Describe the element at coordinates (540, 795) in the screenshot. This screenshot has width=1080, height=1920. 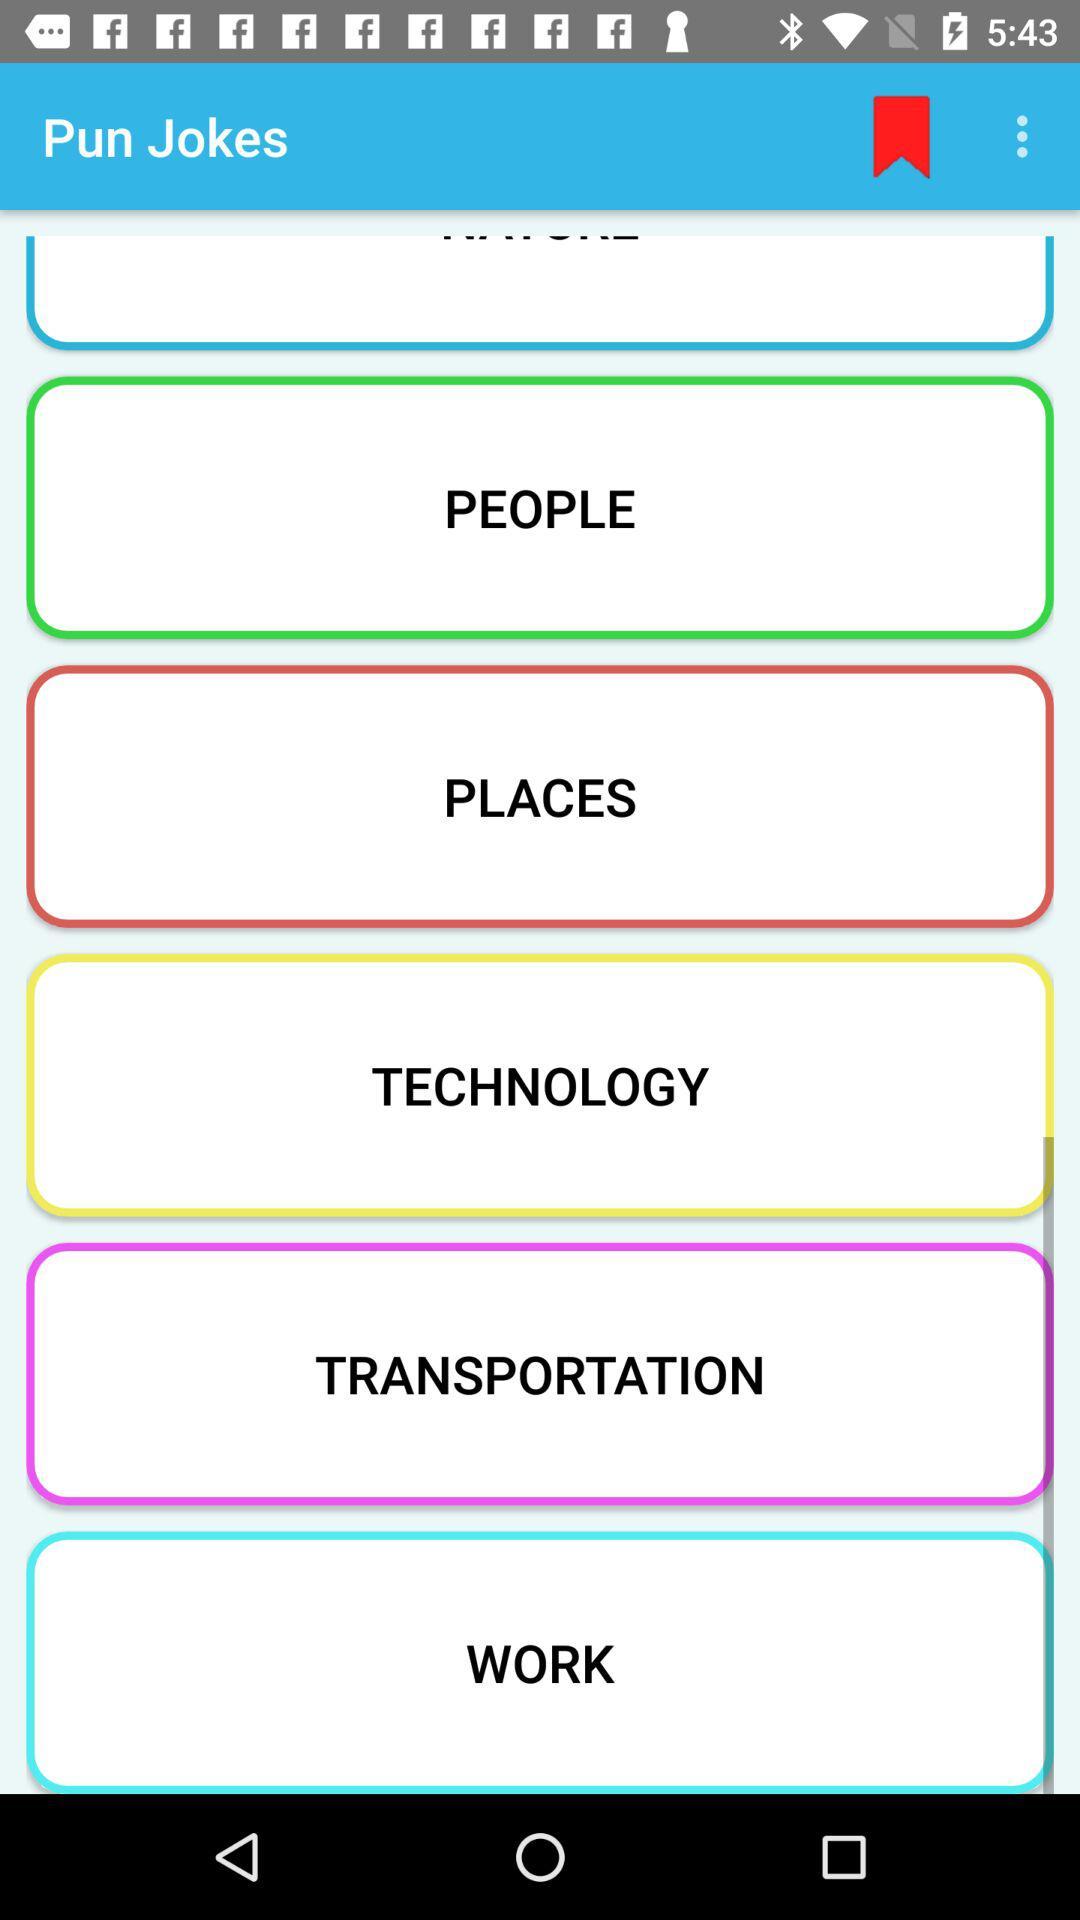
I see `places item` at that location.